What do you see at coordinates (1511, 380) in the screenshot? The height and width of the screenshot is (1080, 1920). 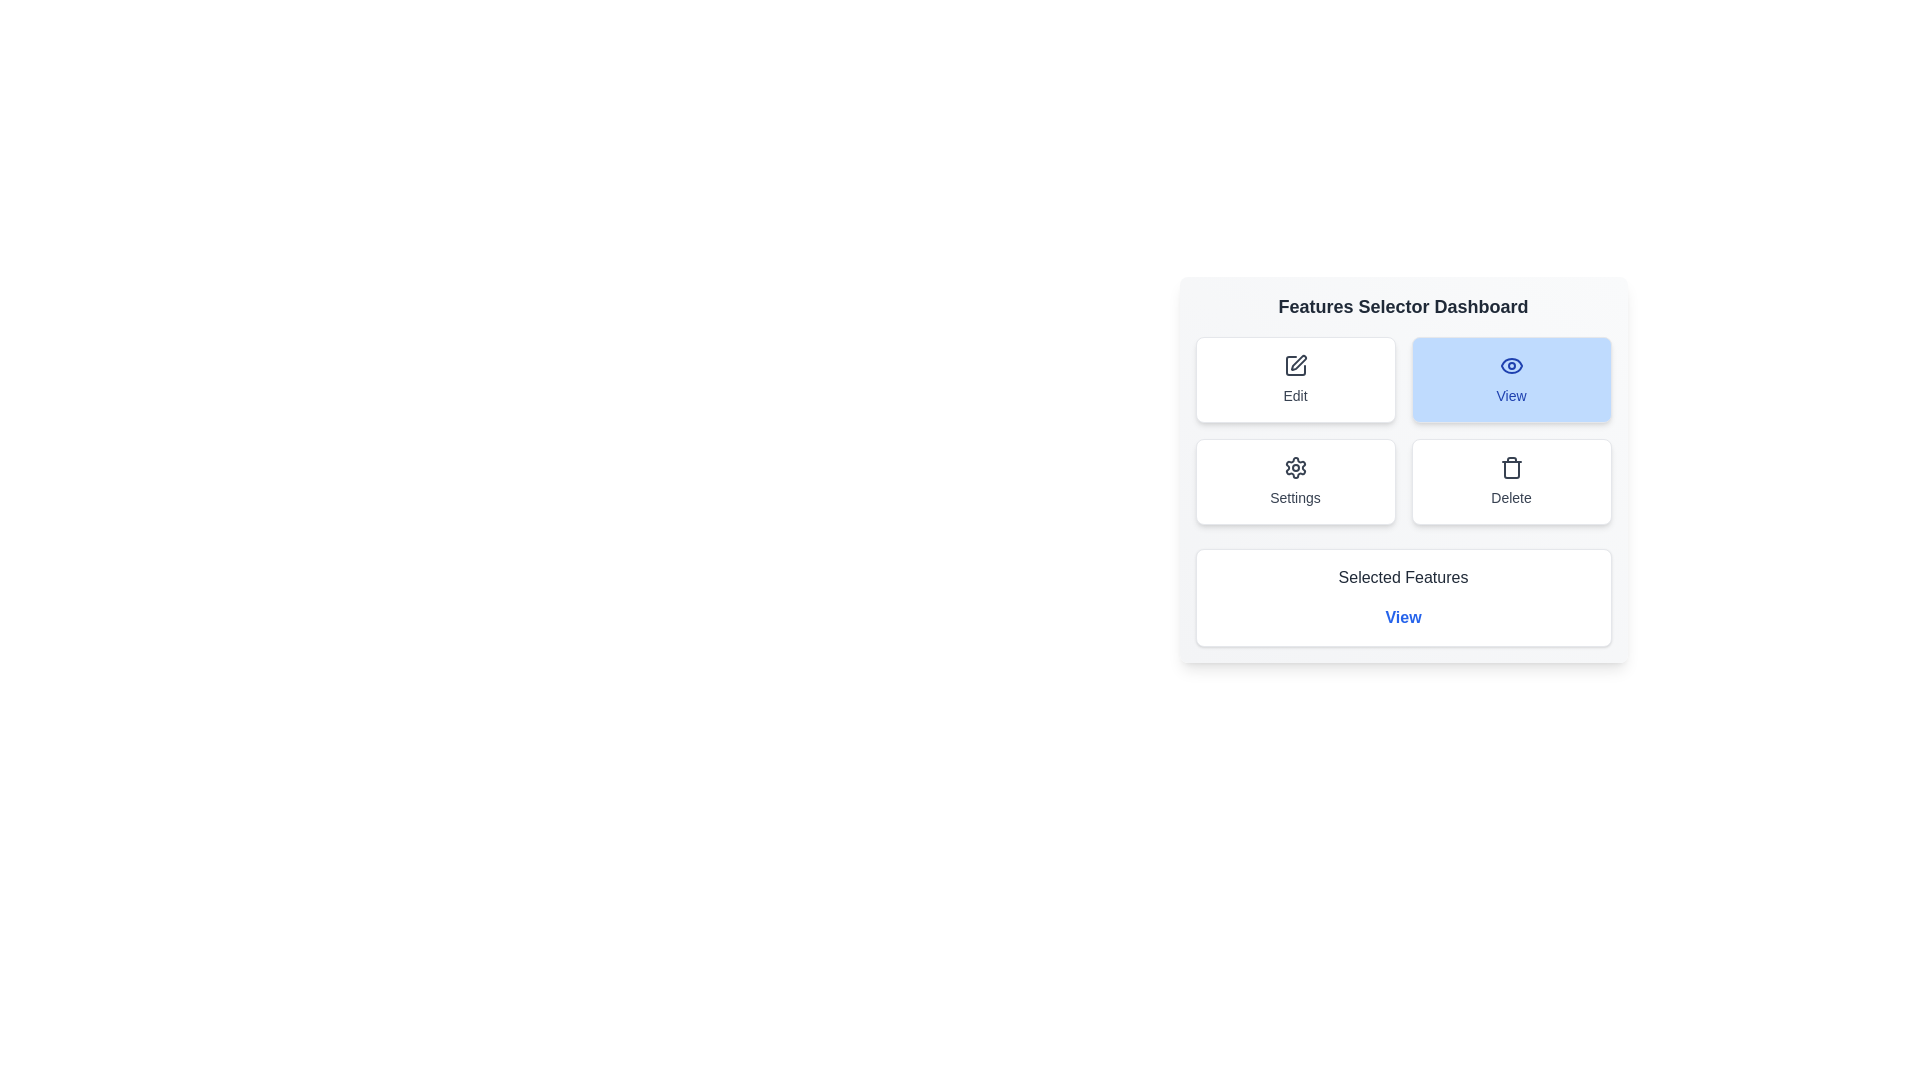 I see `the feature button view` at bounding box center [1511, 380].